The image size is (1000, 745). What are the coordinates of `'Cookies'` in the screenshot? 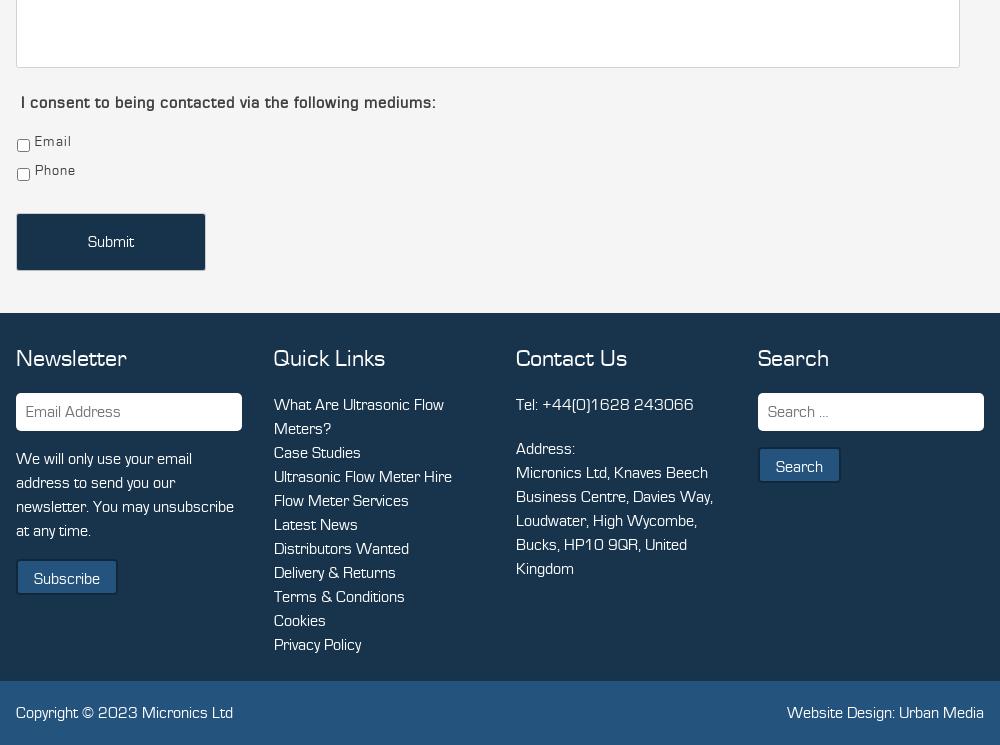 It's located at (300, 621).